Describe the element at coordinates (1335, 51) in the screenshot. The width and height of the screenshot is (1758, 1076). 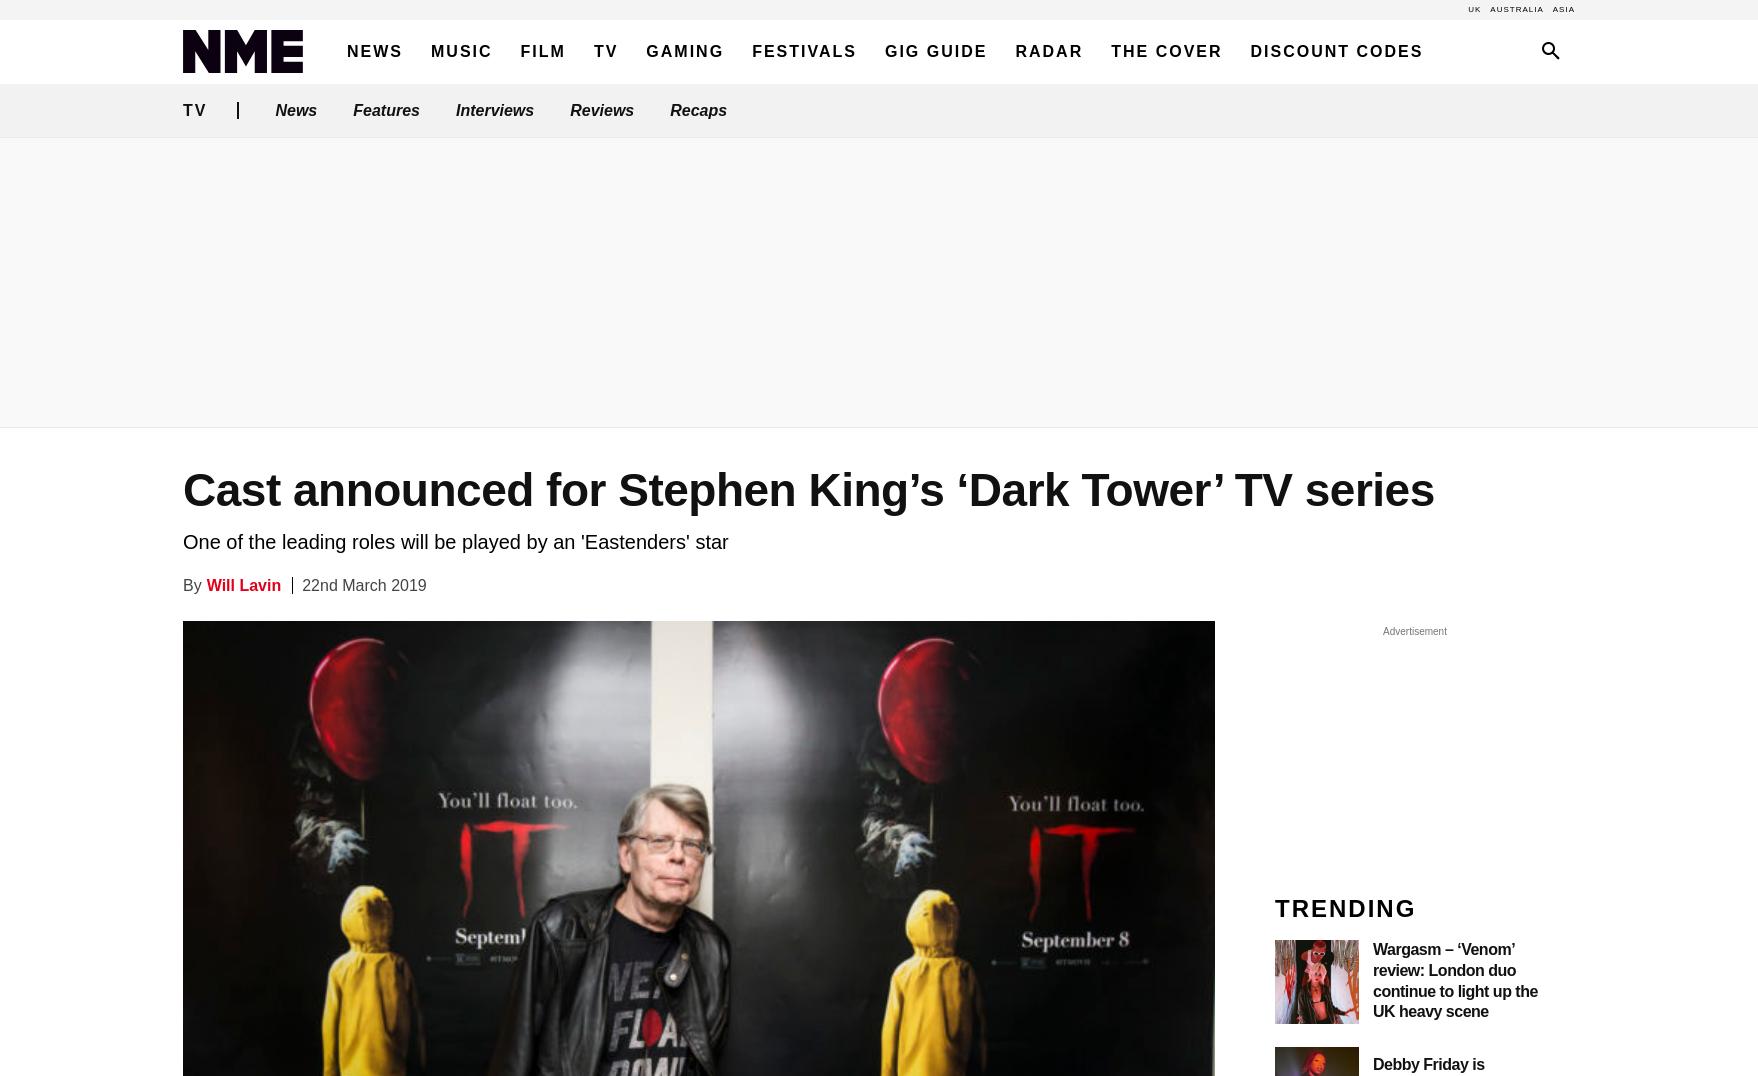
I see `'Discount Codes'` at that location.